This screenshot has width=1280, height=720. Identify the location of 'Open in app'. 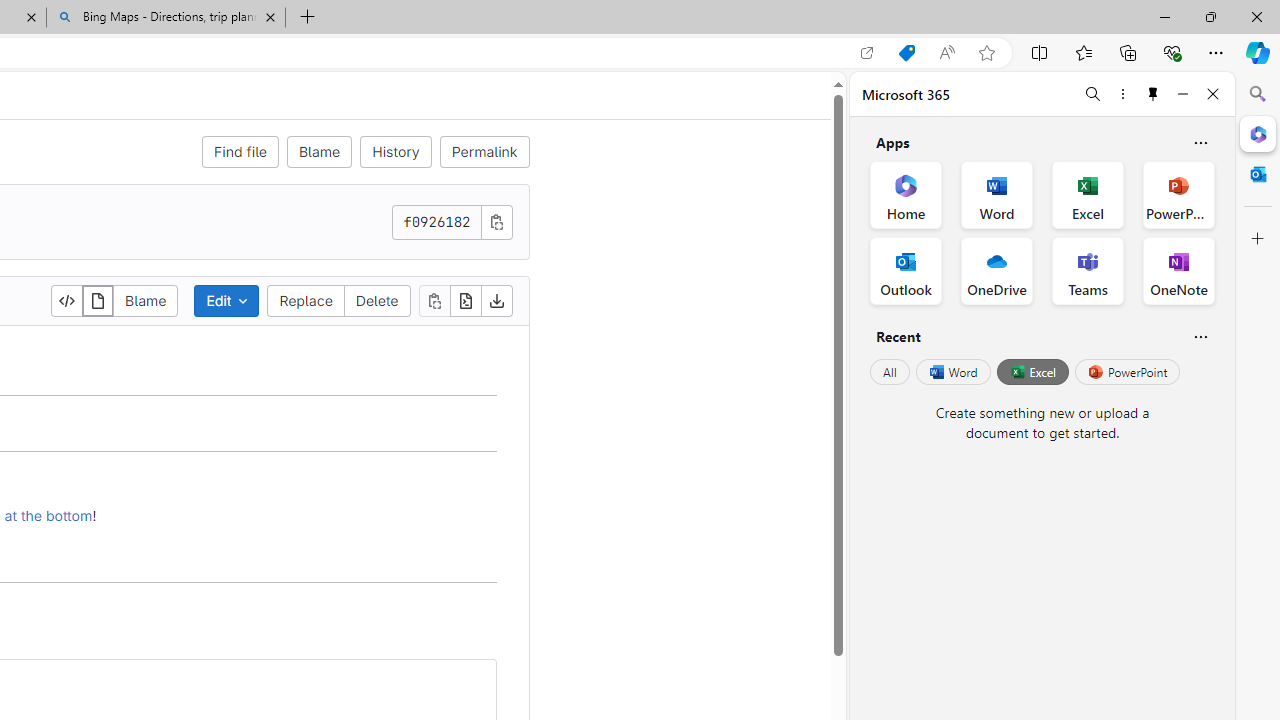
(867, 52).